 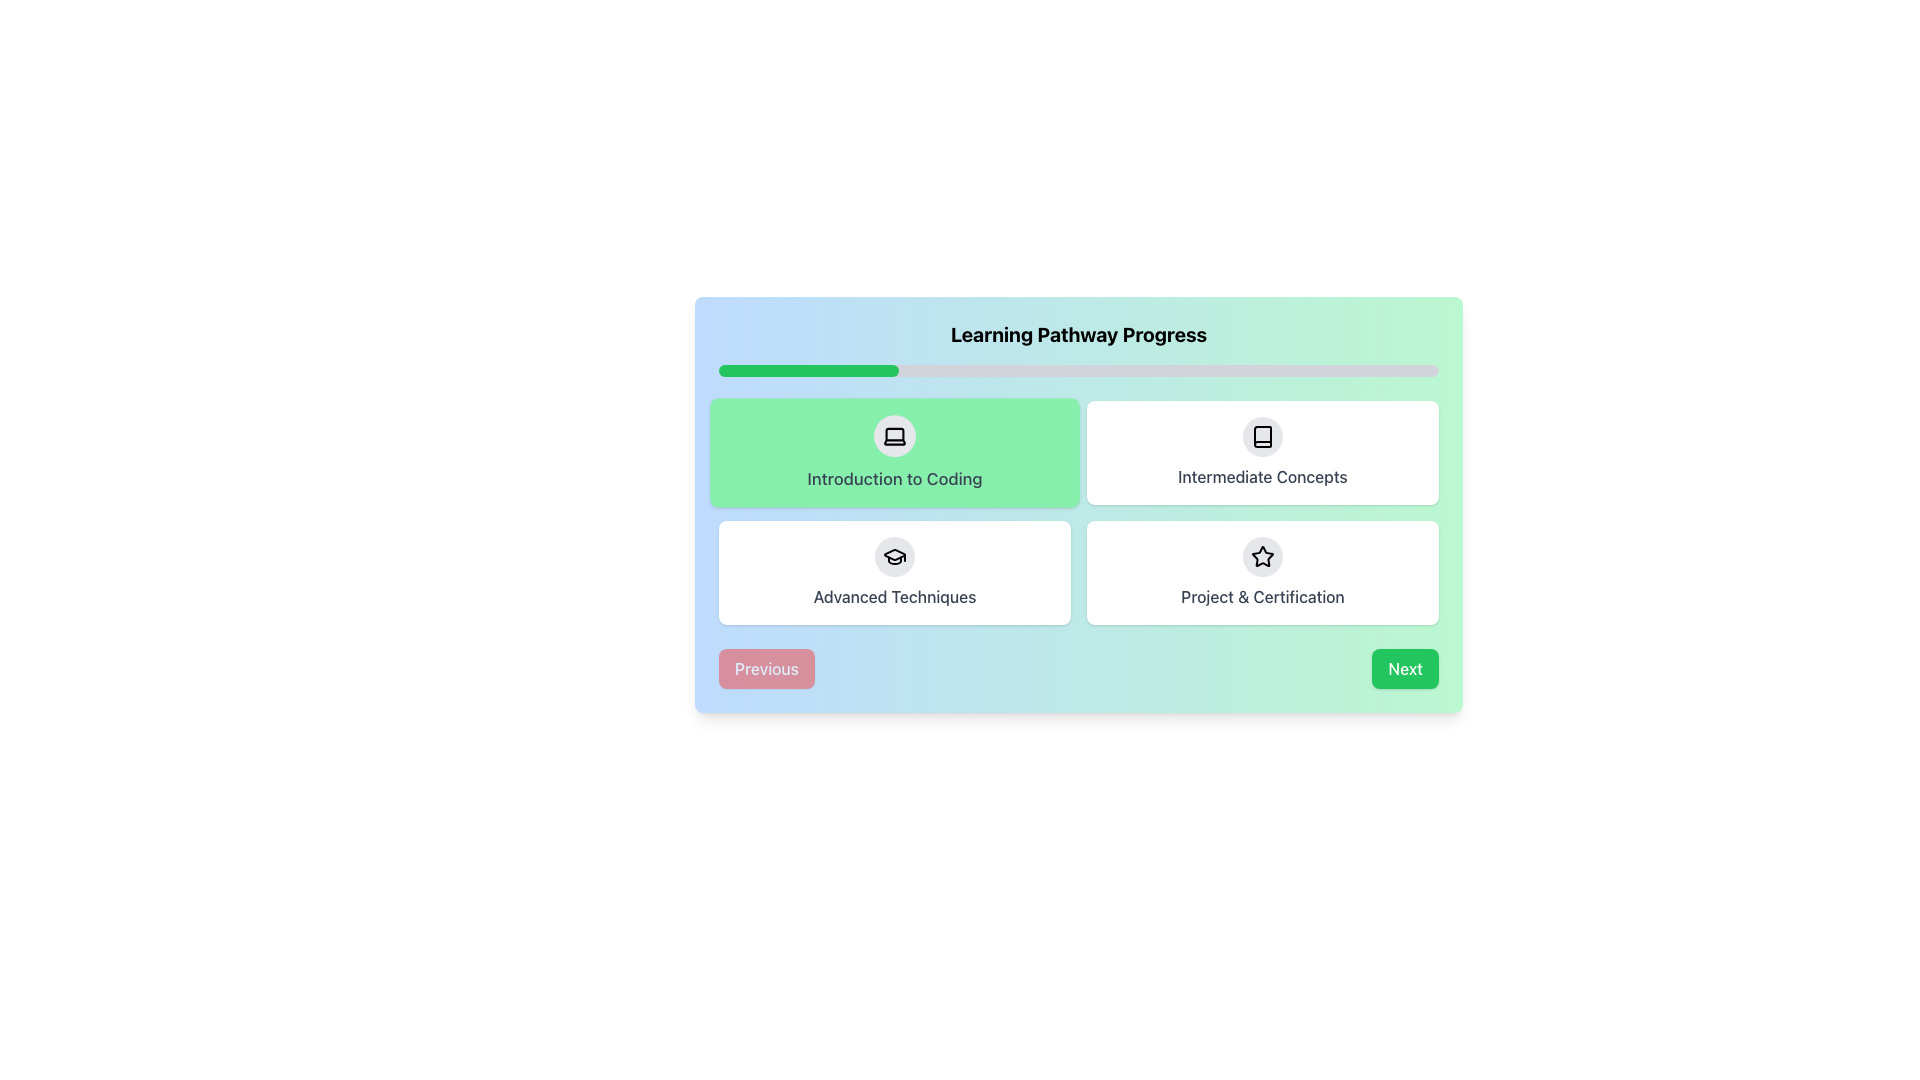 I want to click on the circular Icon Button with a light gray background and a black graduation cap icon located in the 'Advanced Techniques' section of the grid layout, so click(x=893, y=556).